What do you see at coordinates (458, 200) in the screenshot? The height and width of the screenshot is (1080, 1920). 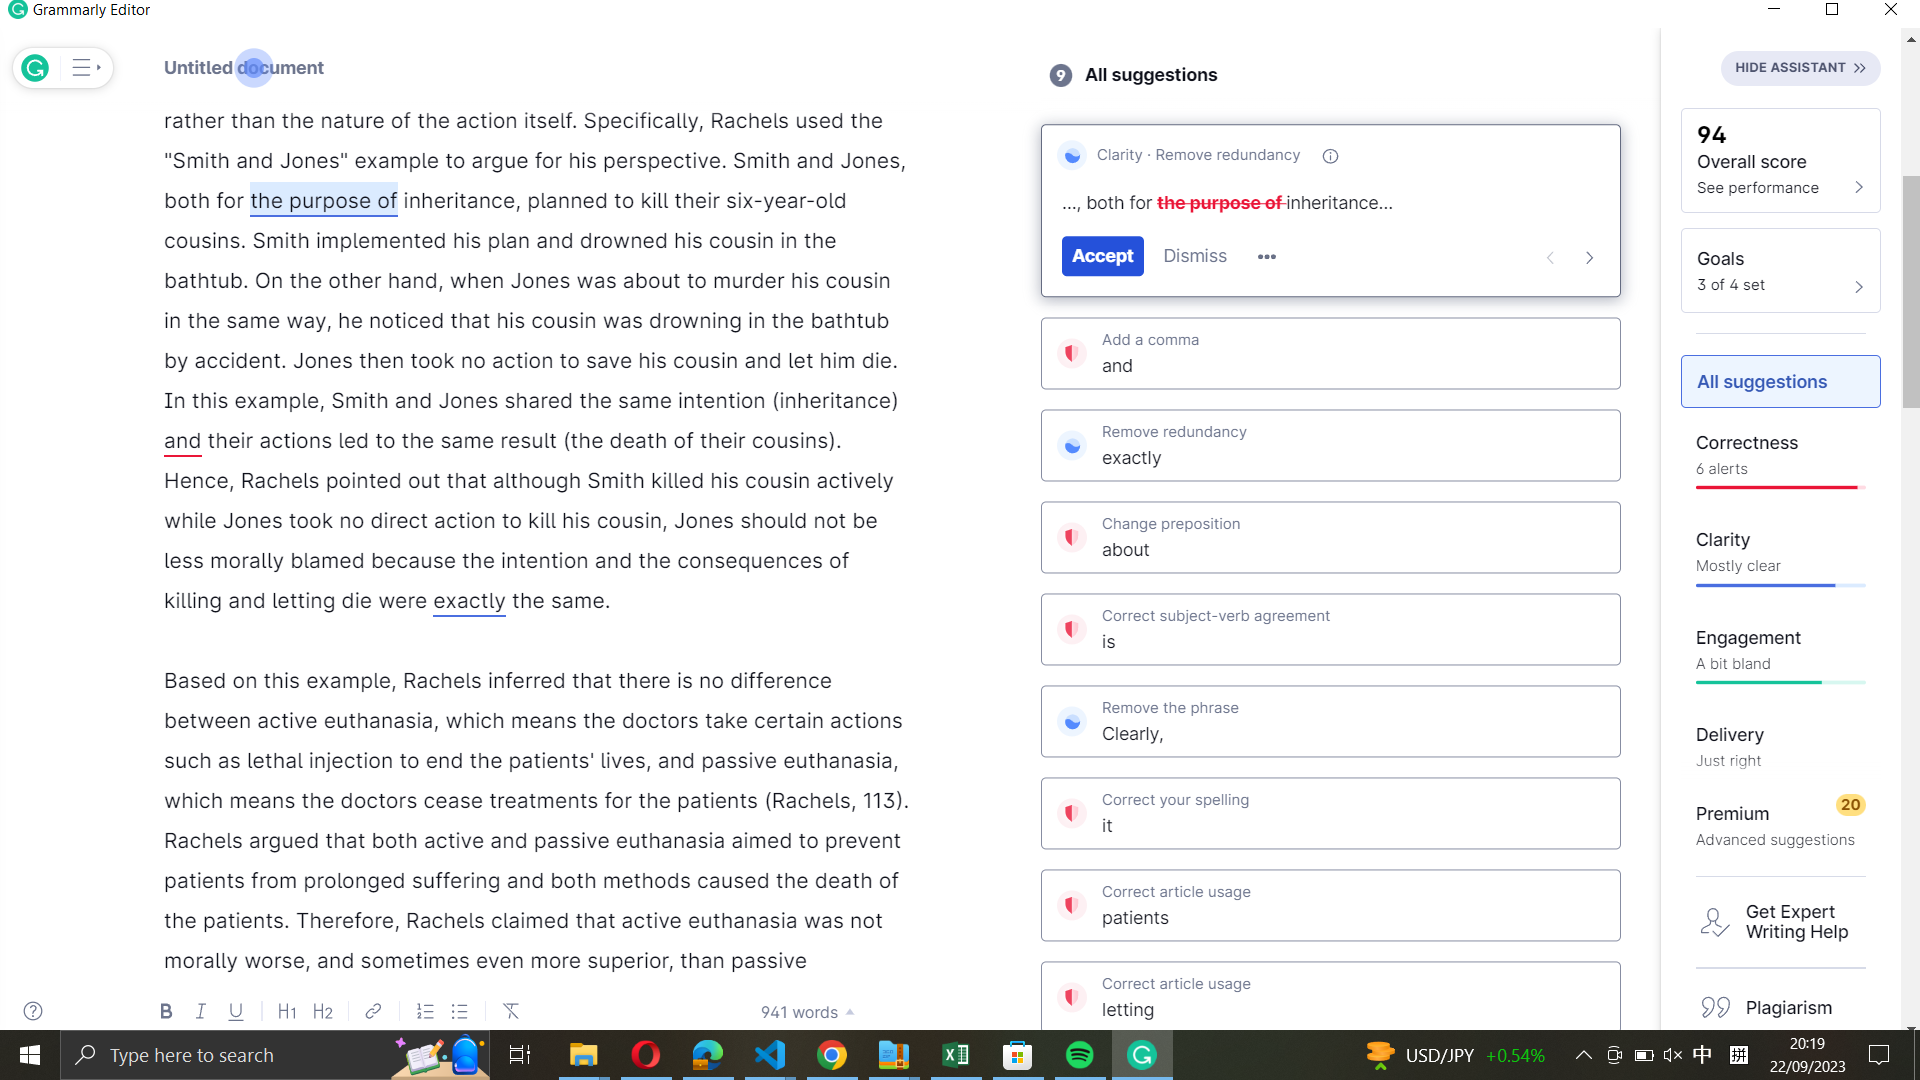 I see `italic styling to text` at bounding box center [458, 200].